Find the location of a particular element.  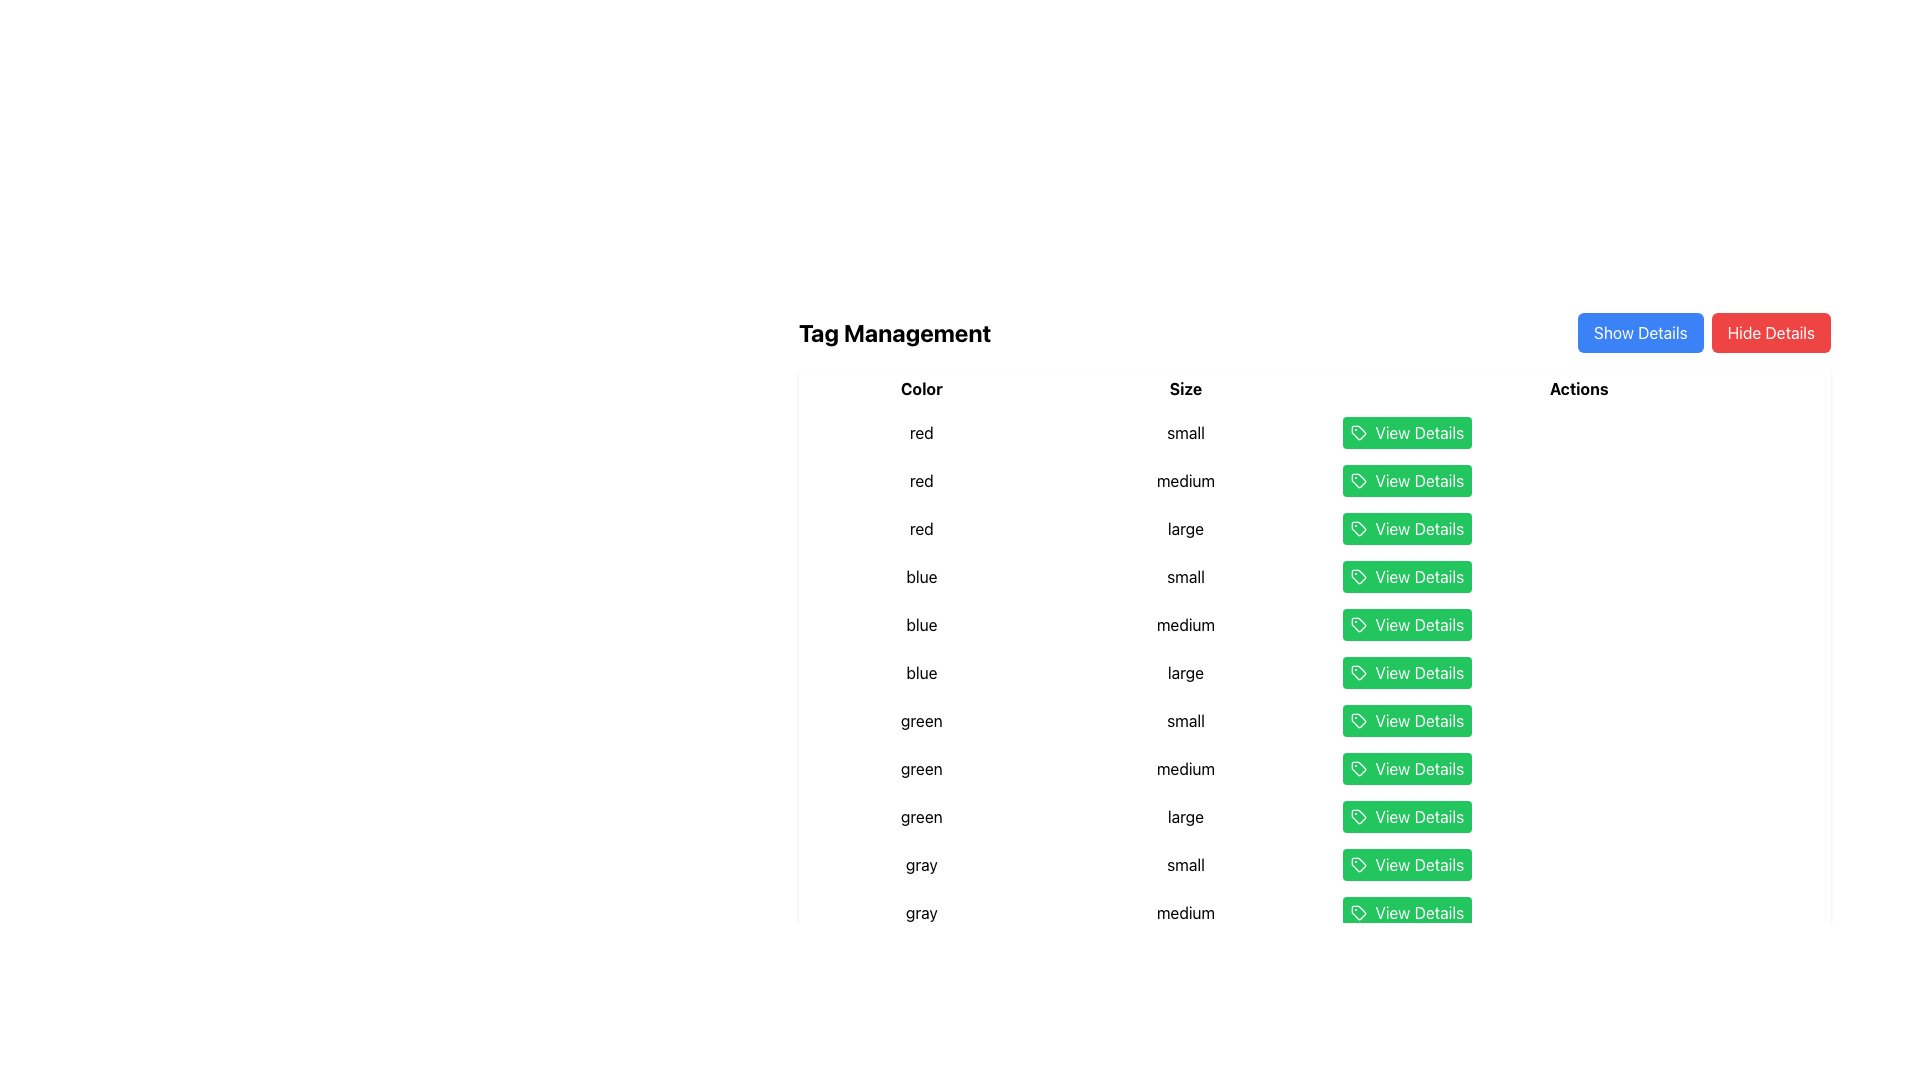

the text element indicating the size attribute 'large' associated with the 'blue' tag within the 'Size' column of the table is located at coordinates (1185, 672).